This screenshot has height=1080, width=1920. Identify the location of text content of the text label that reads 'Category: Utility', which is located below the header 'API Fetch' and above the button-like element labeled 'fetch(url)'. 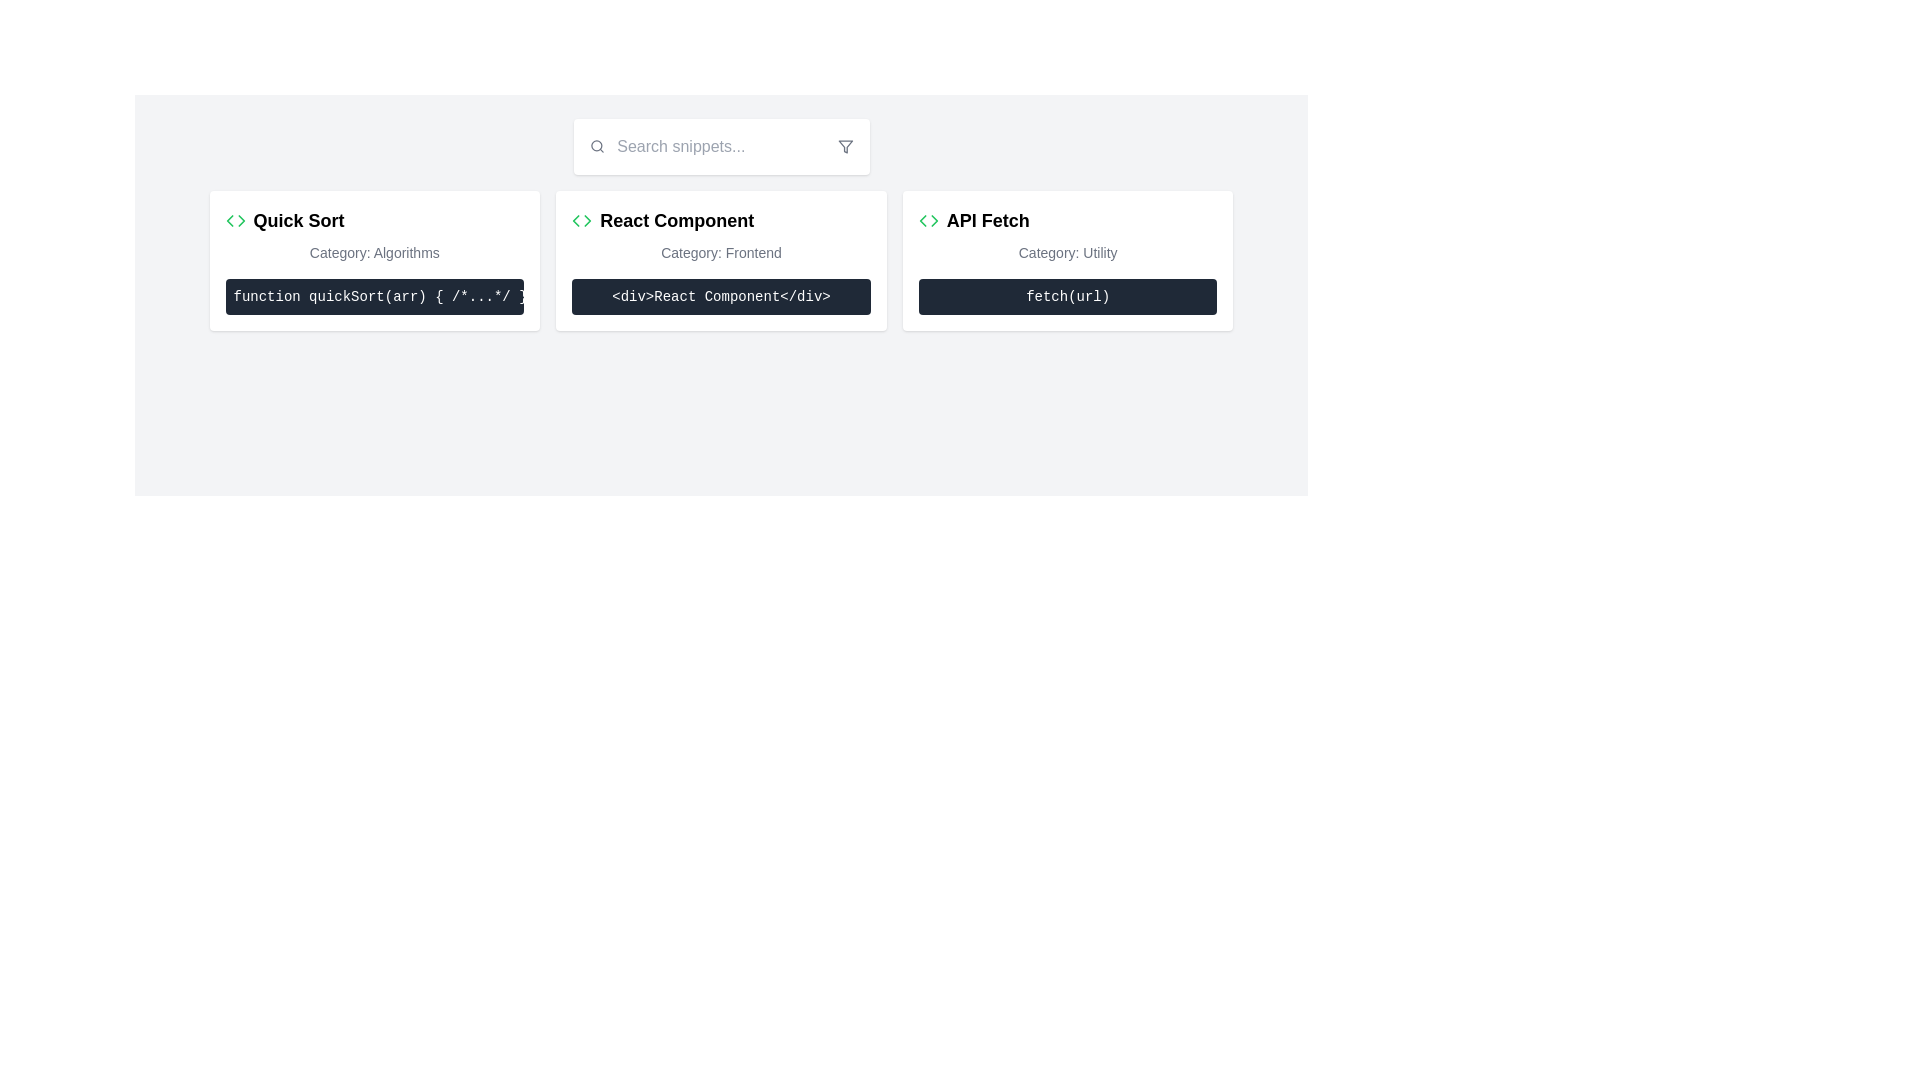
(1067, 252).